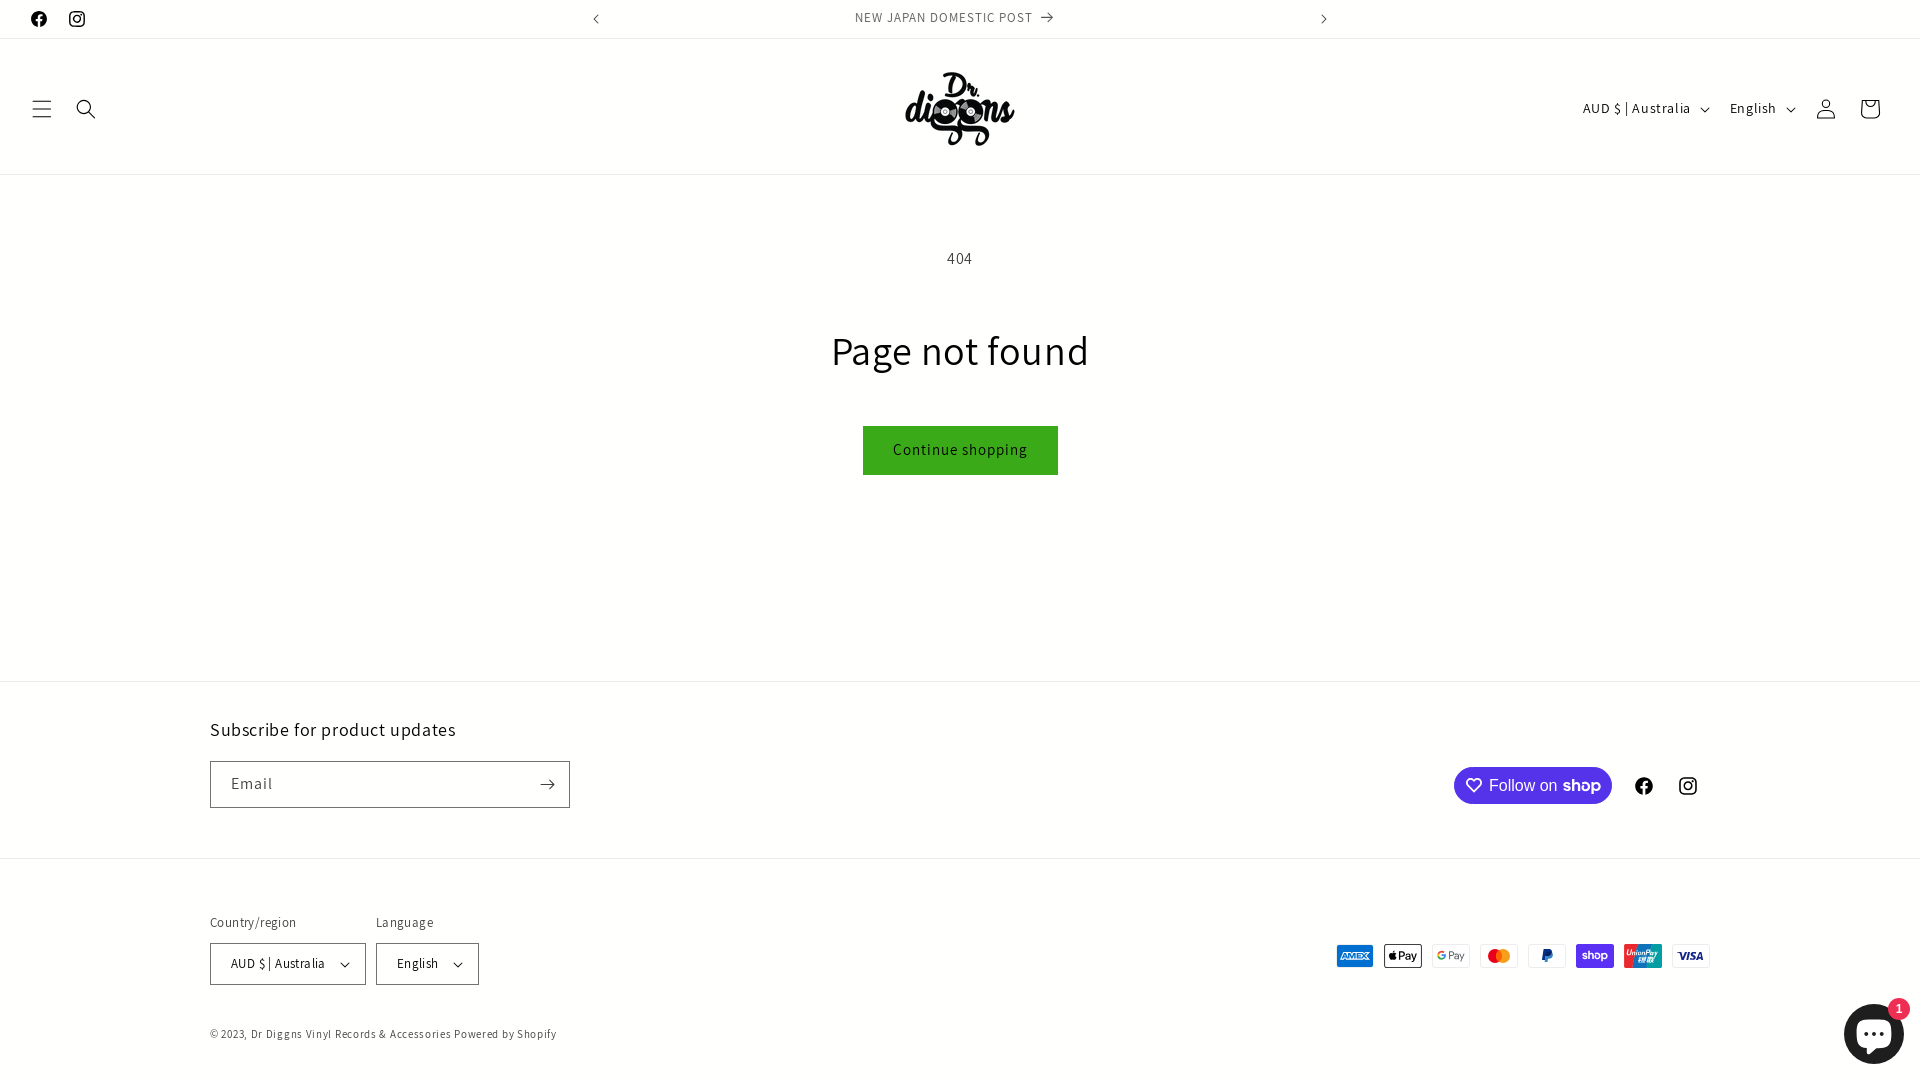 The width and height of the screenshot is (1920, 1080). I want to click on 'Dr Diggns Vinyl Records & Accessories', so click(351, 1033).